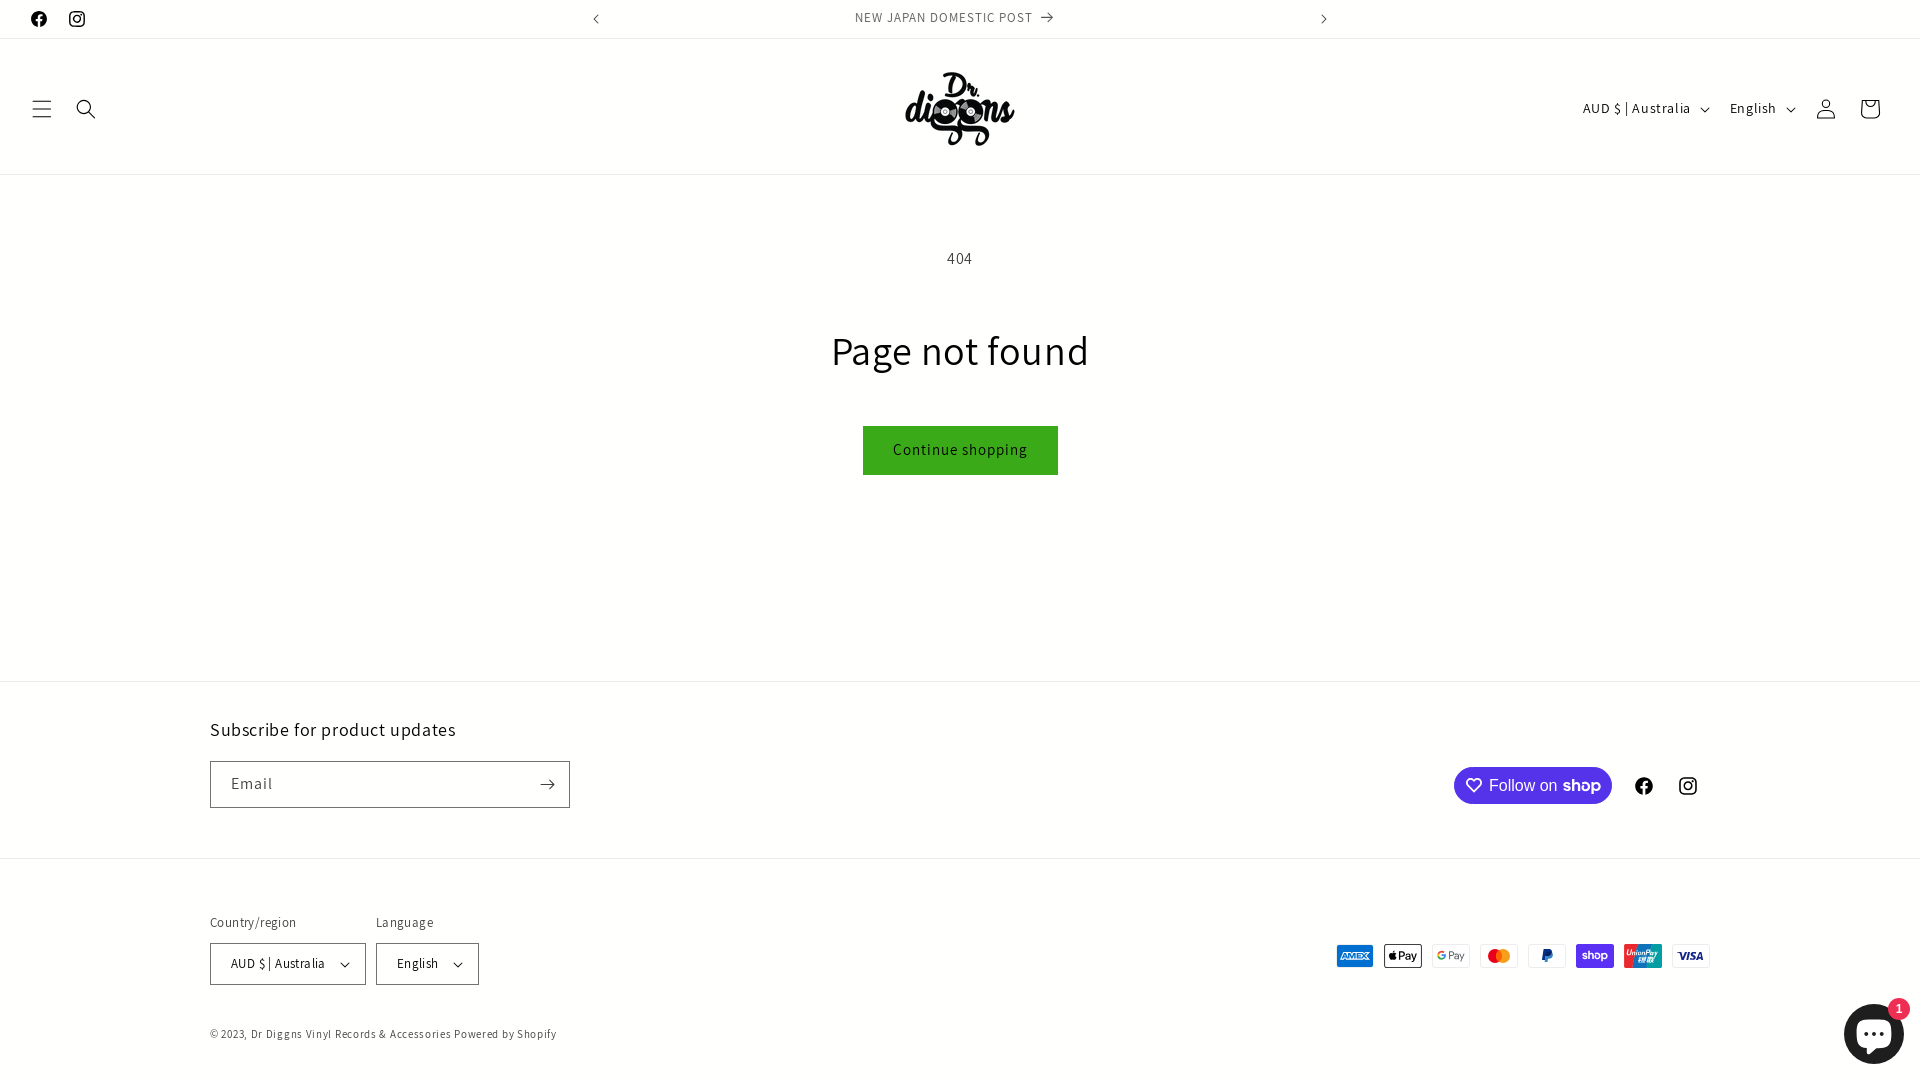 The width and height of the screenshot is (1920, 1080). I want to click on 'Dr Diggns Vinyl Records & Accessories', so click(351, 1033).